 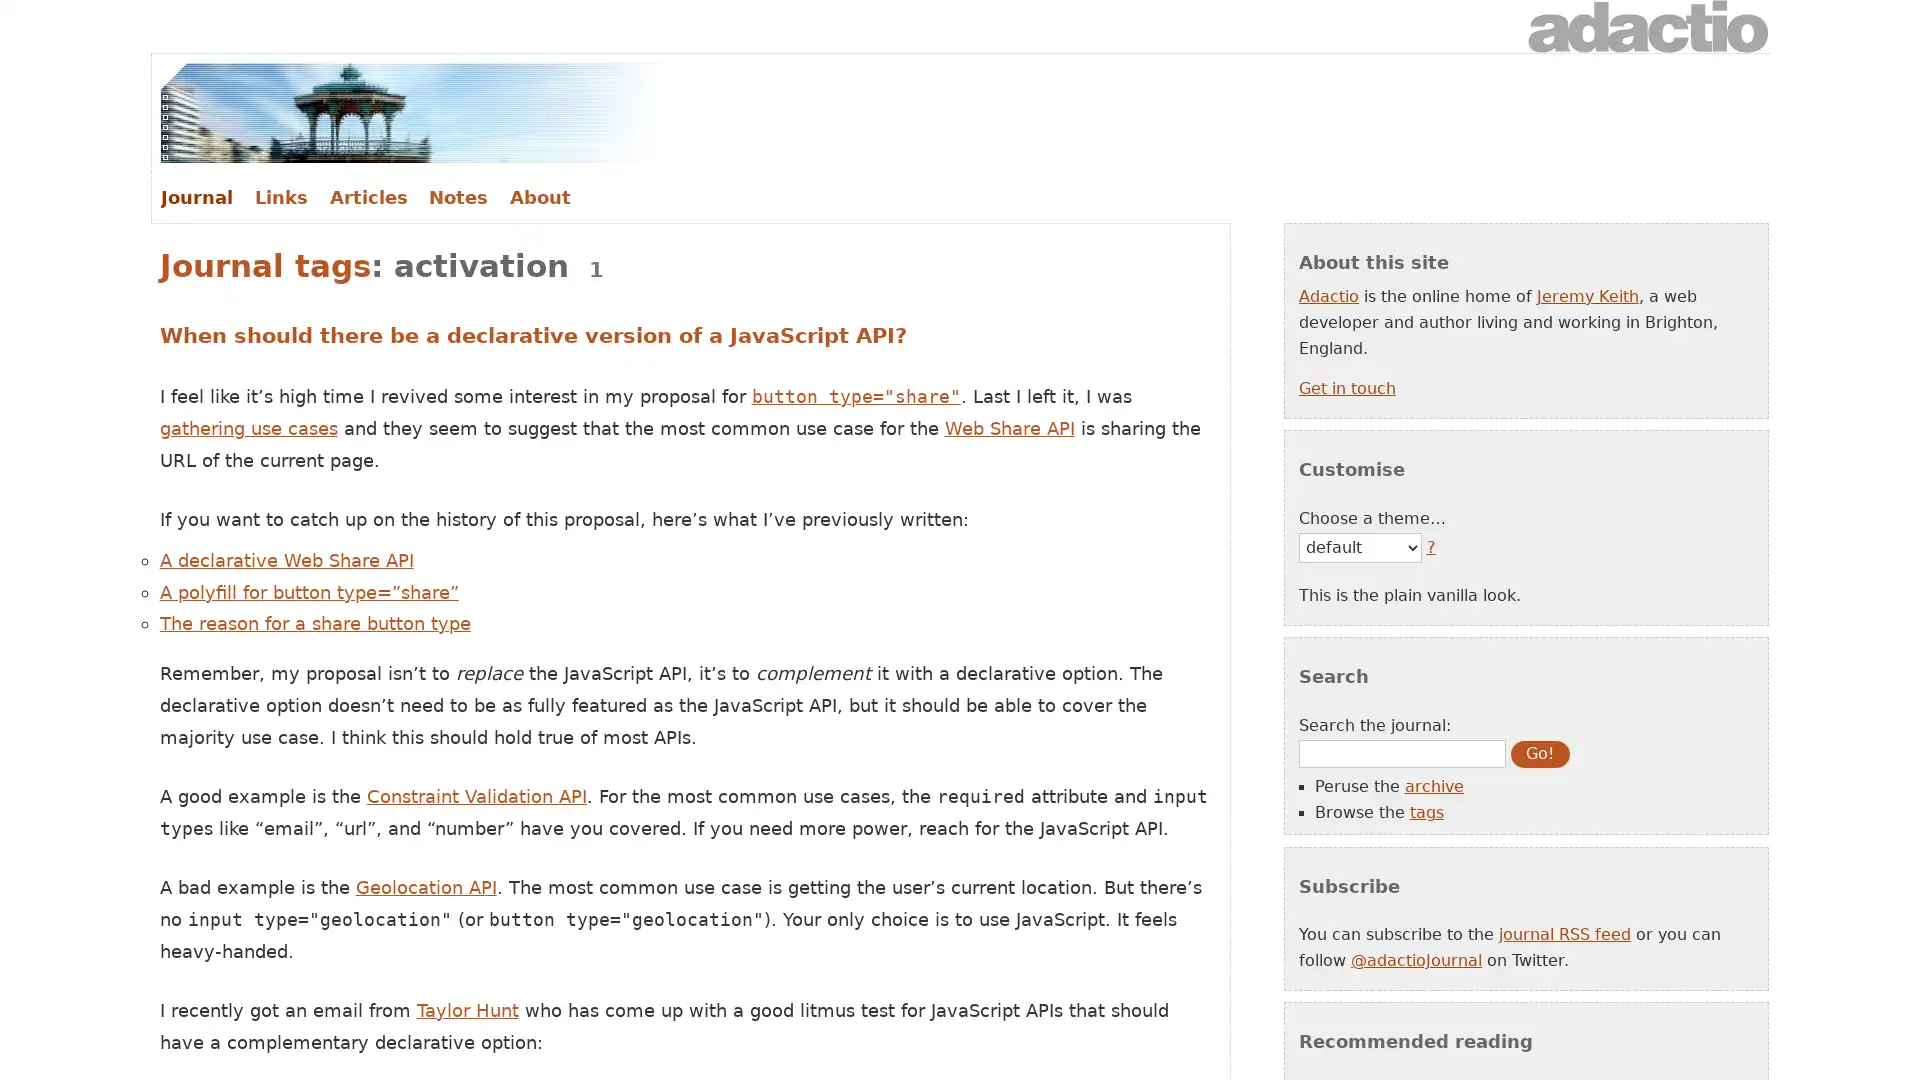 I want to click on Go!, so click(x=1538, y=753).